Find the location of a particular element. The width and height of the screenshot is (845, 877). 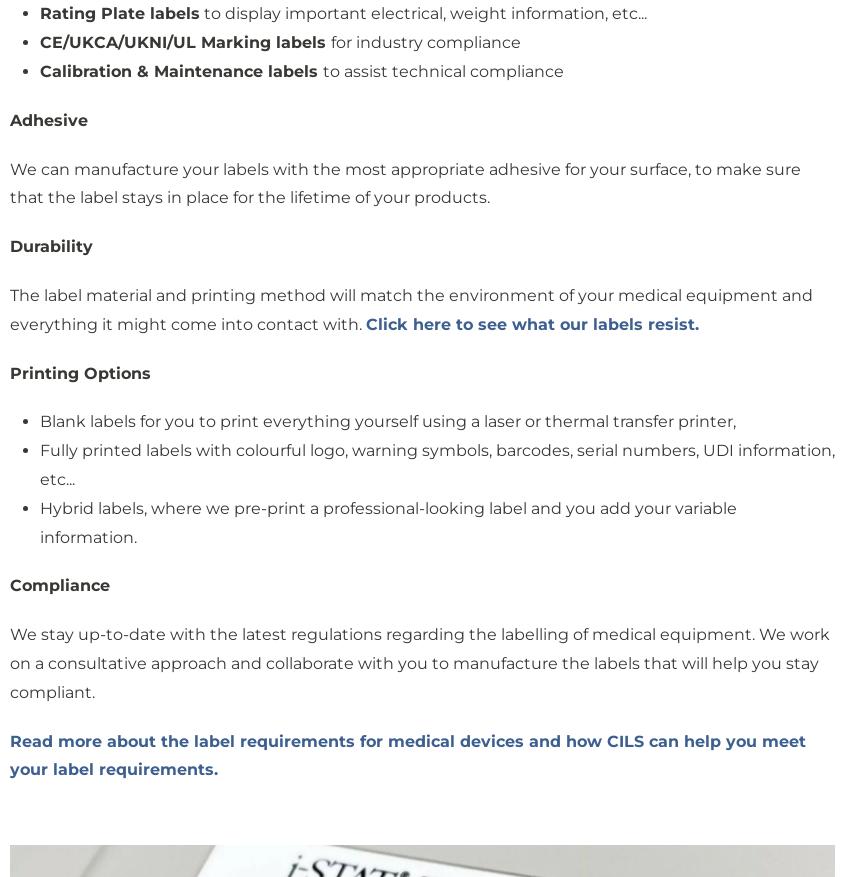

'Calibration & Maintenance labels' is located at coordinates (180, 71).